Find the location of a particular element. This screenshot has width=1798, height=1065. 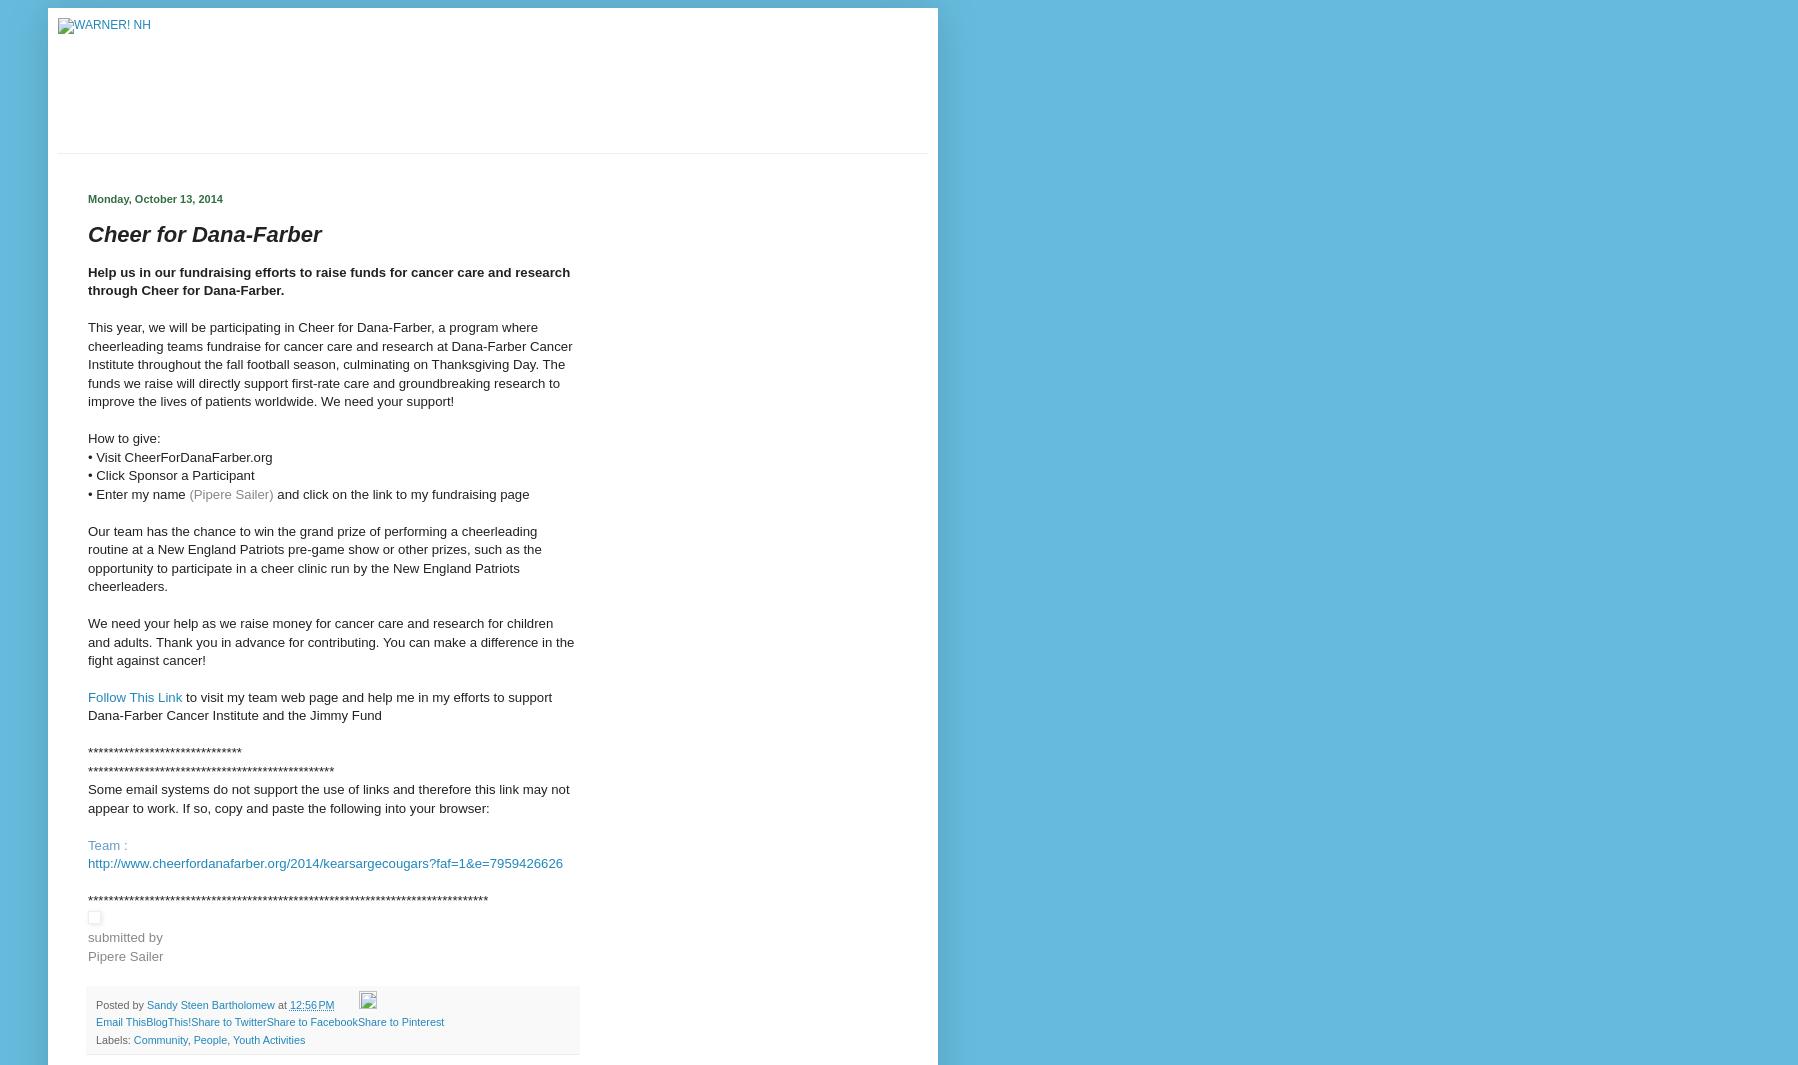

'People' is located at coordinates (210, 1039).